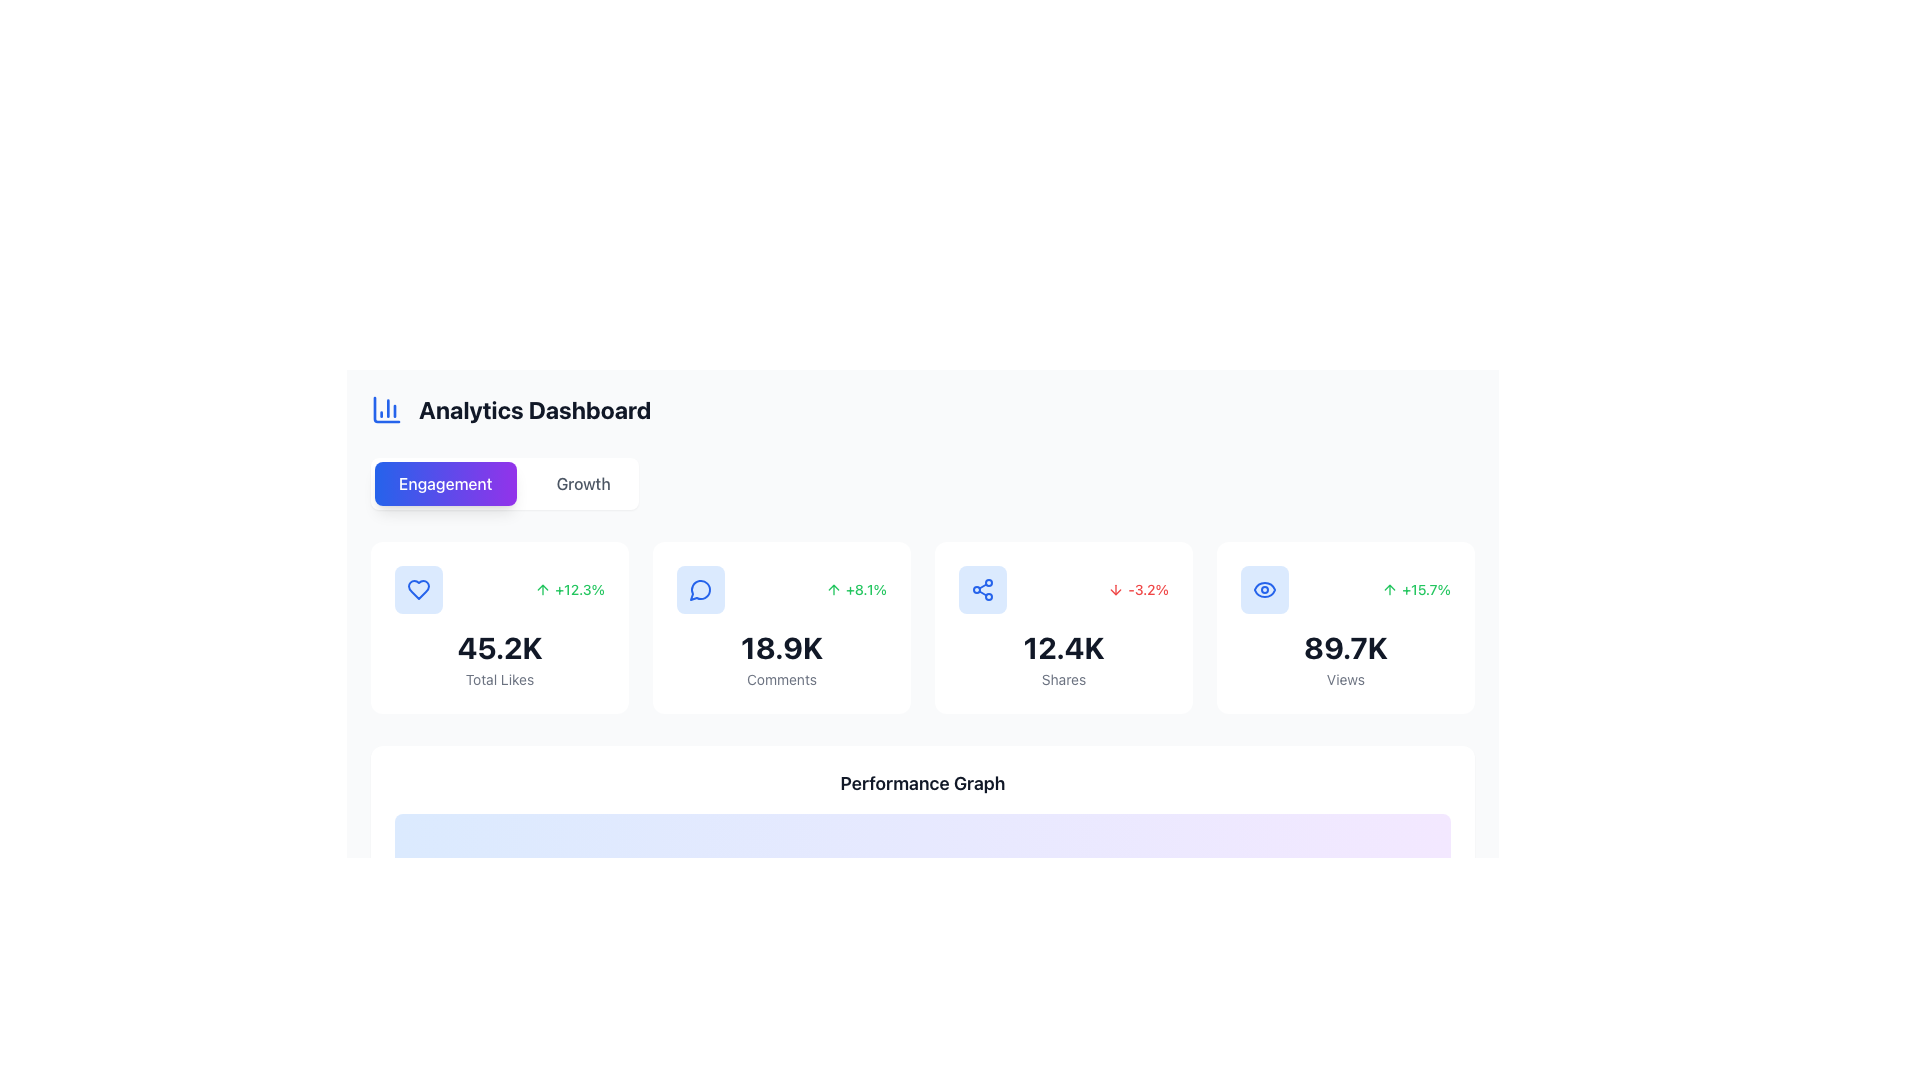 The width and height of the screenshot is (1920, 1080). Describe the element at coordinates (1415, 589) in the screenshot. I see `the numeric text reading '+15.7%' styled in green, located at the upper right corner of the 'Views' card` at that location.